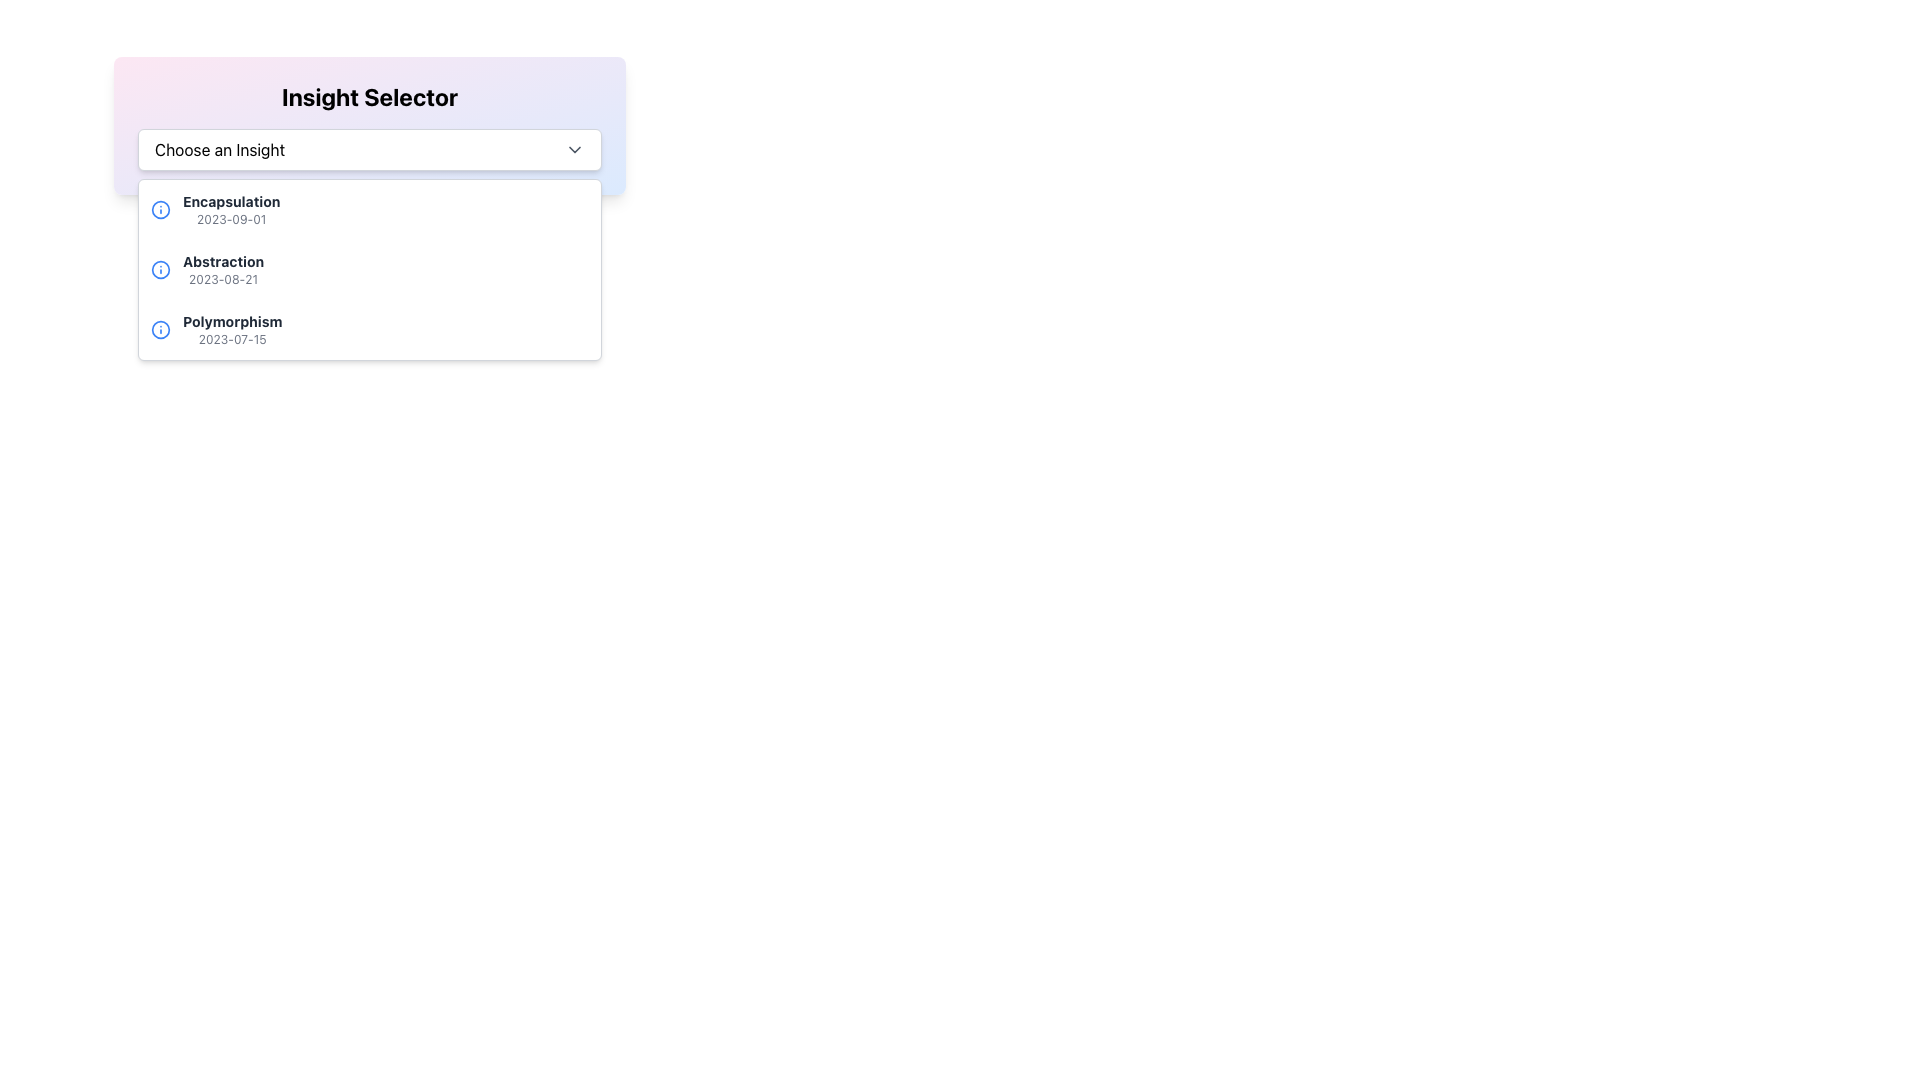 Image resolution: width=1920 pixels, height=1080 pixels. What do you see at coordinates (231, 201) in the screenshot?
I see `the bold text label displaying 'Encapsulation', which is located at the top-left corner of the dropdown-style insight selector panel, above the date text '2023-09-01'` at bounding box center [231, 201].